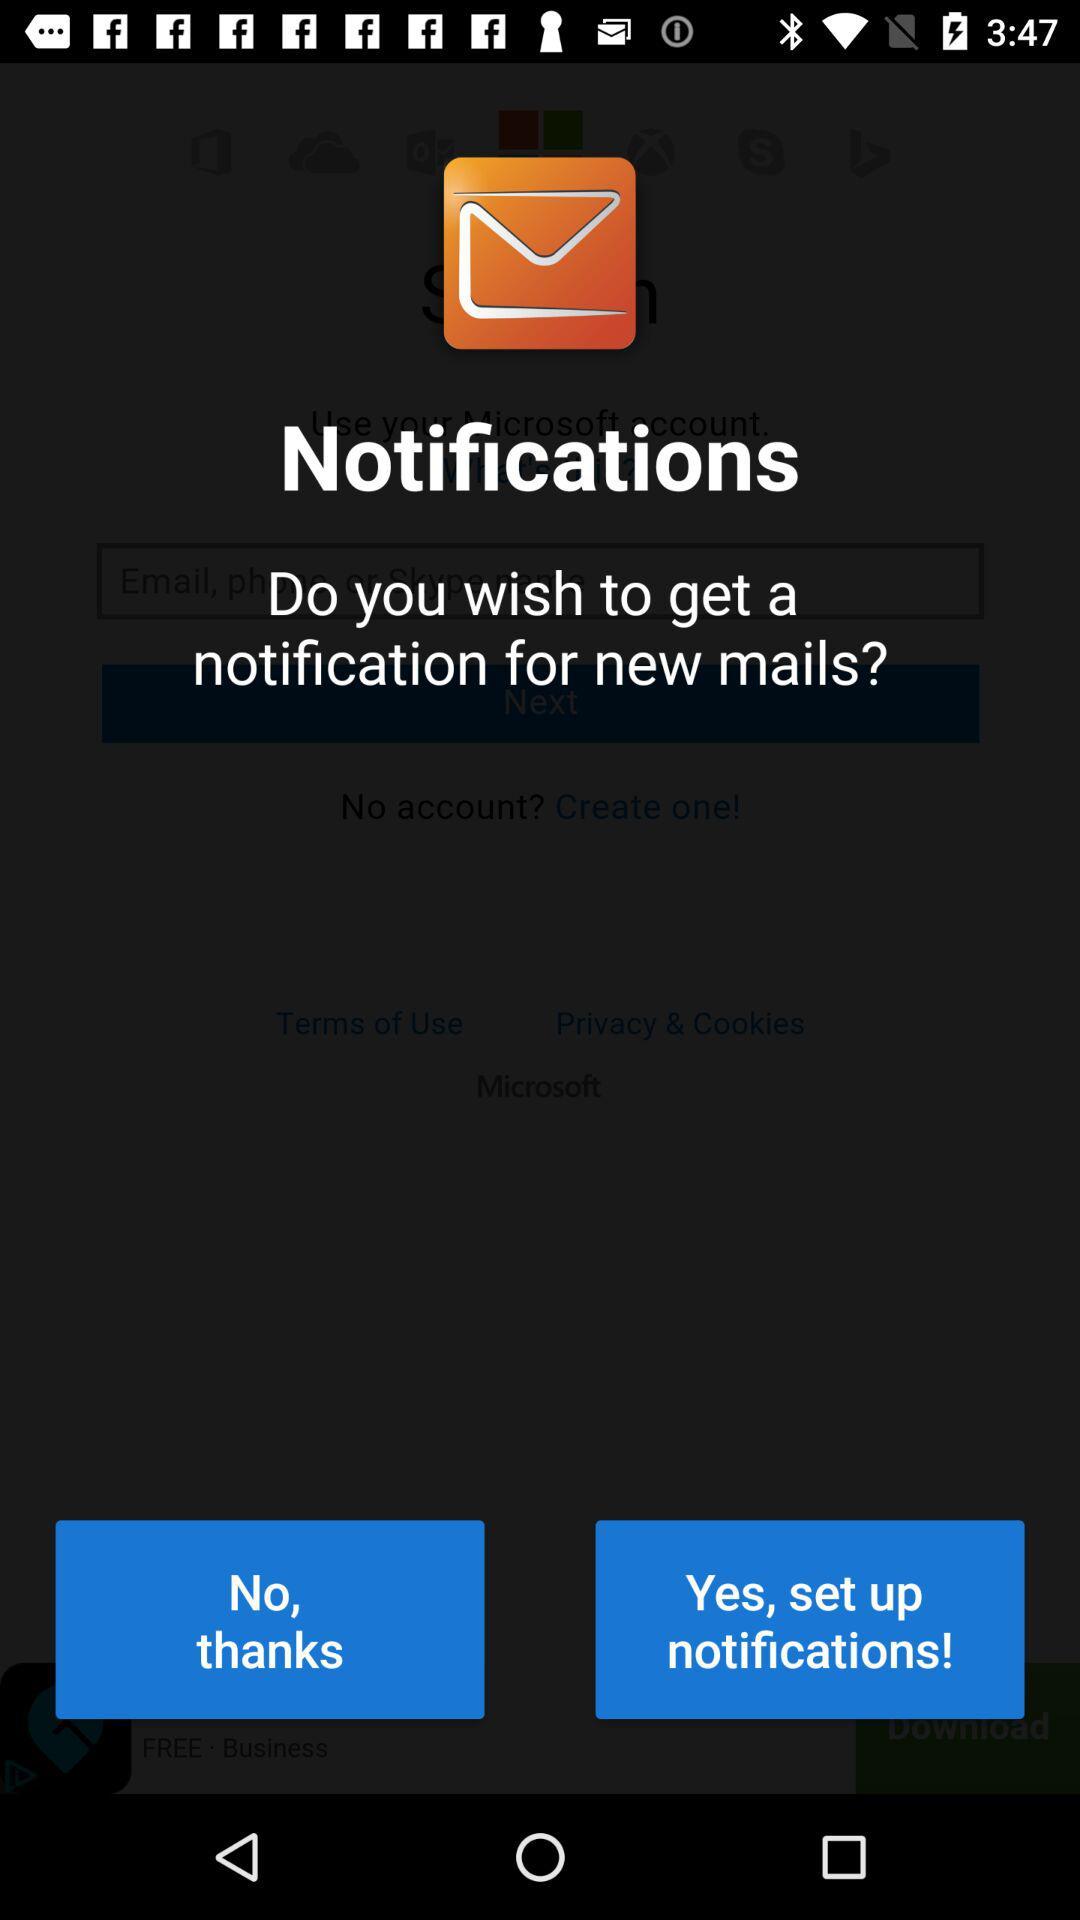 The height and width of the screenshot is (1920, 1080). What do you see at coordinates (810, 1619) in the screenshot?
I see `yes set up at the bottom right corner` at bounding box center [810, 1619].